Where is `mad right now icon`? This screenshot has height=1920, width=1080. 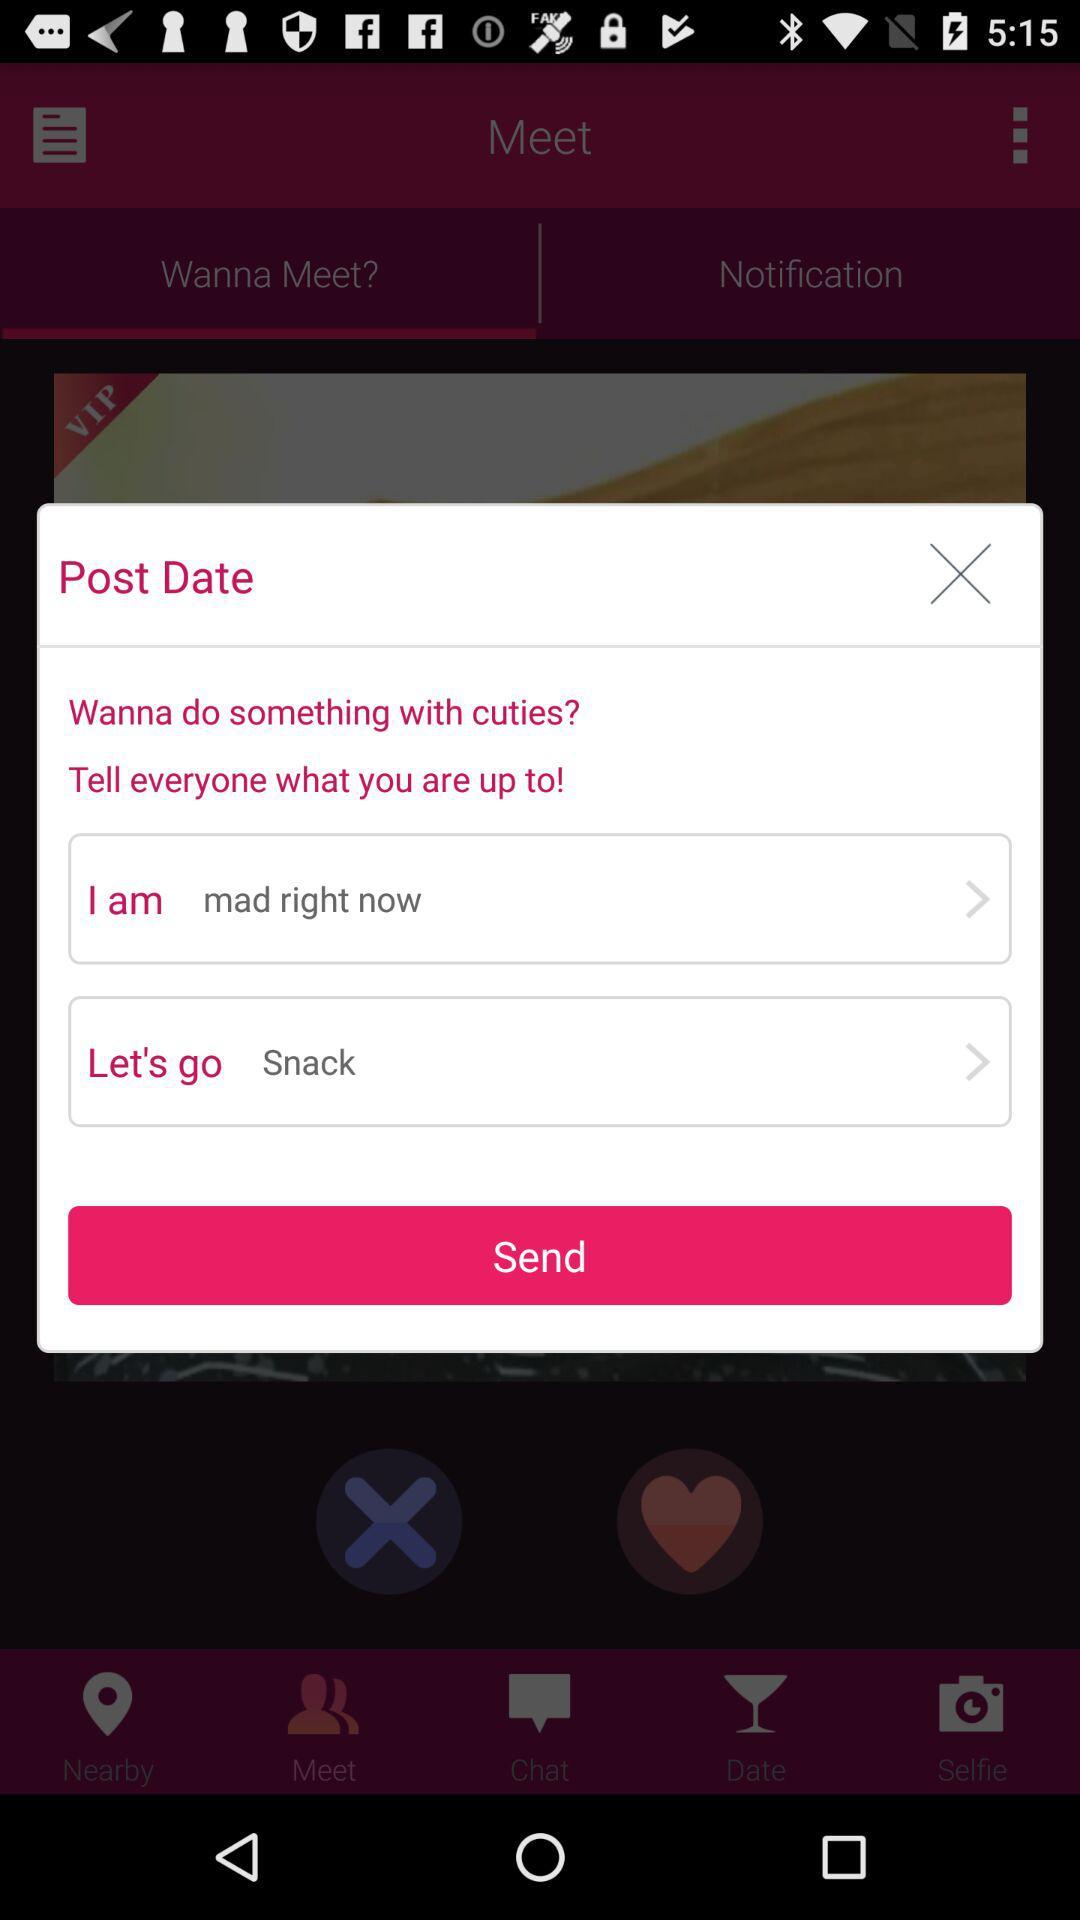
mad right now icon is located at coordinates (583, 897).